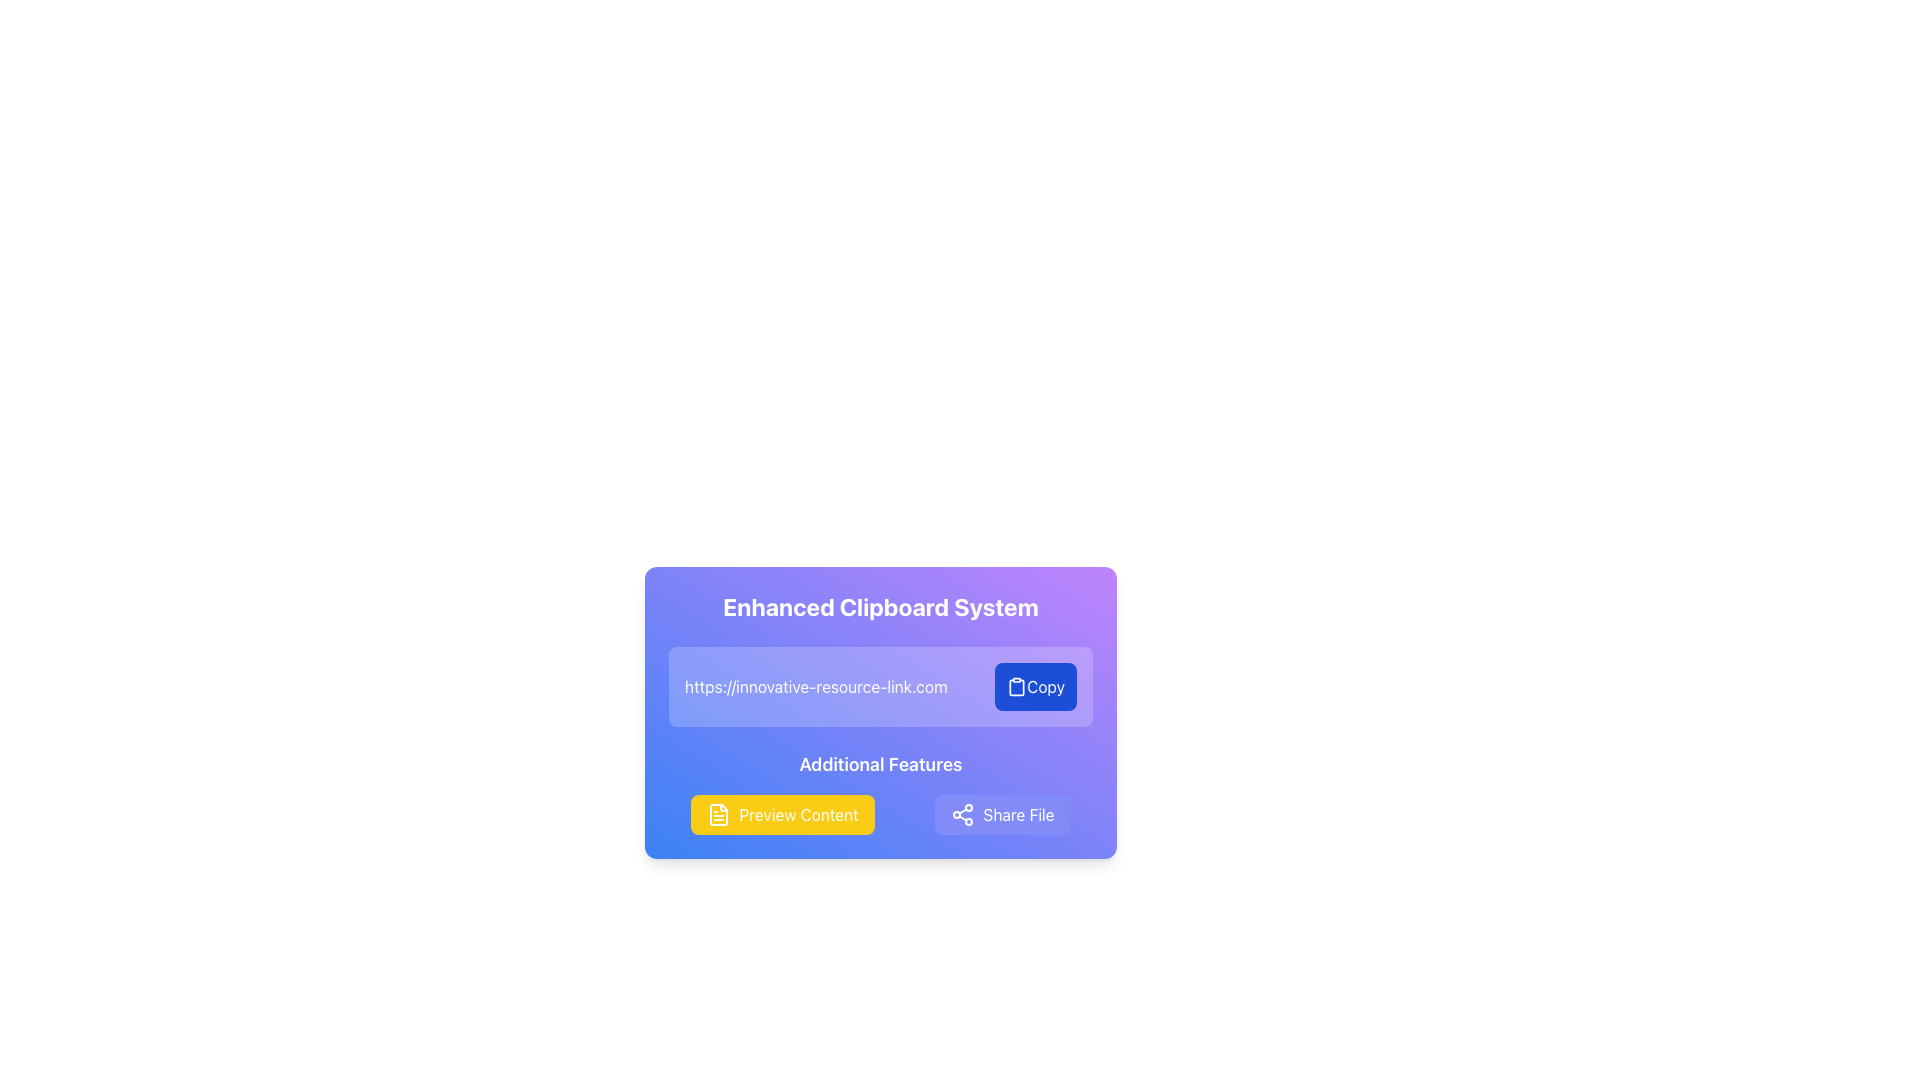 The height and width of the screenshot is (1080, 1920). I want to click on the 'Preview Content' button located in the lower section of the 'Enhanced Clipboard System' card under 'Additional Features', so click(781, 814).